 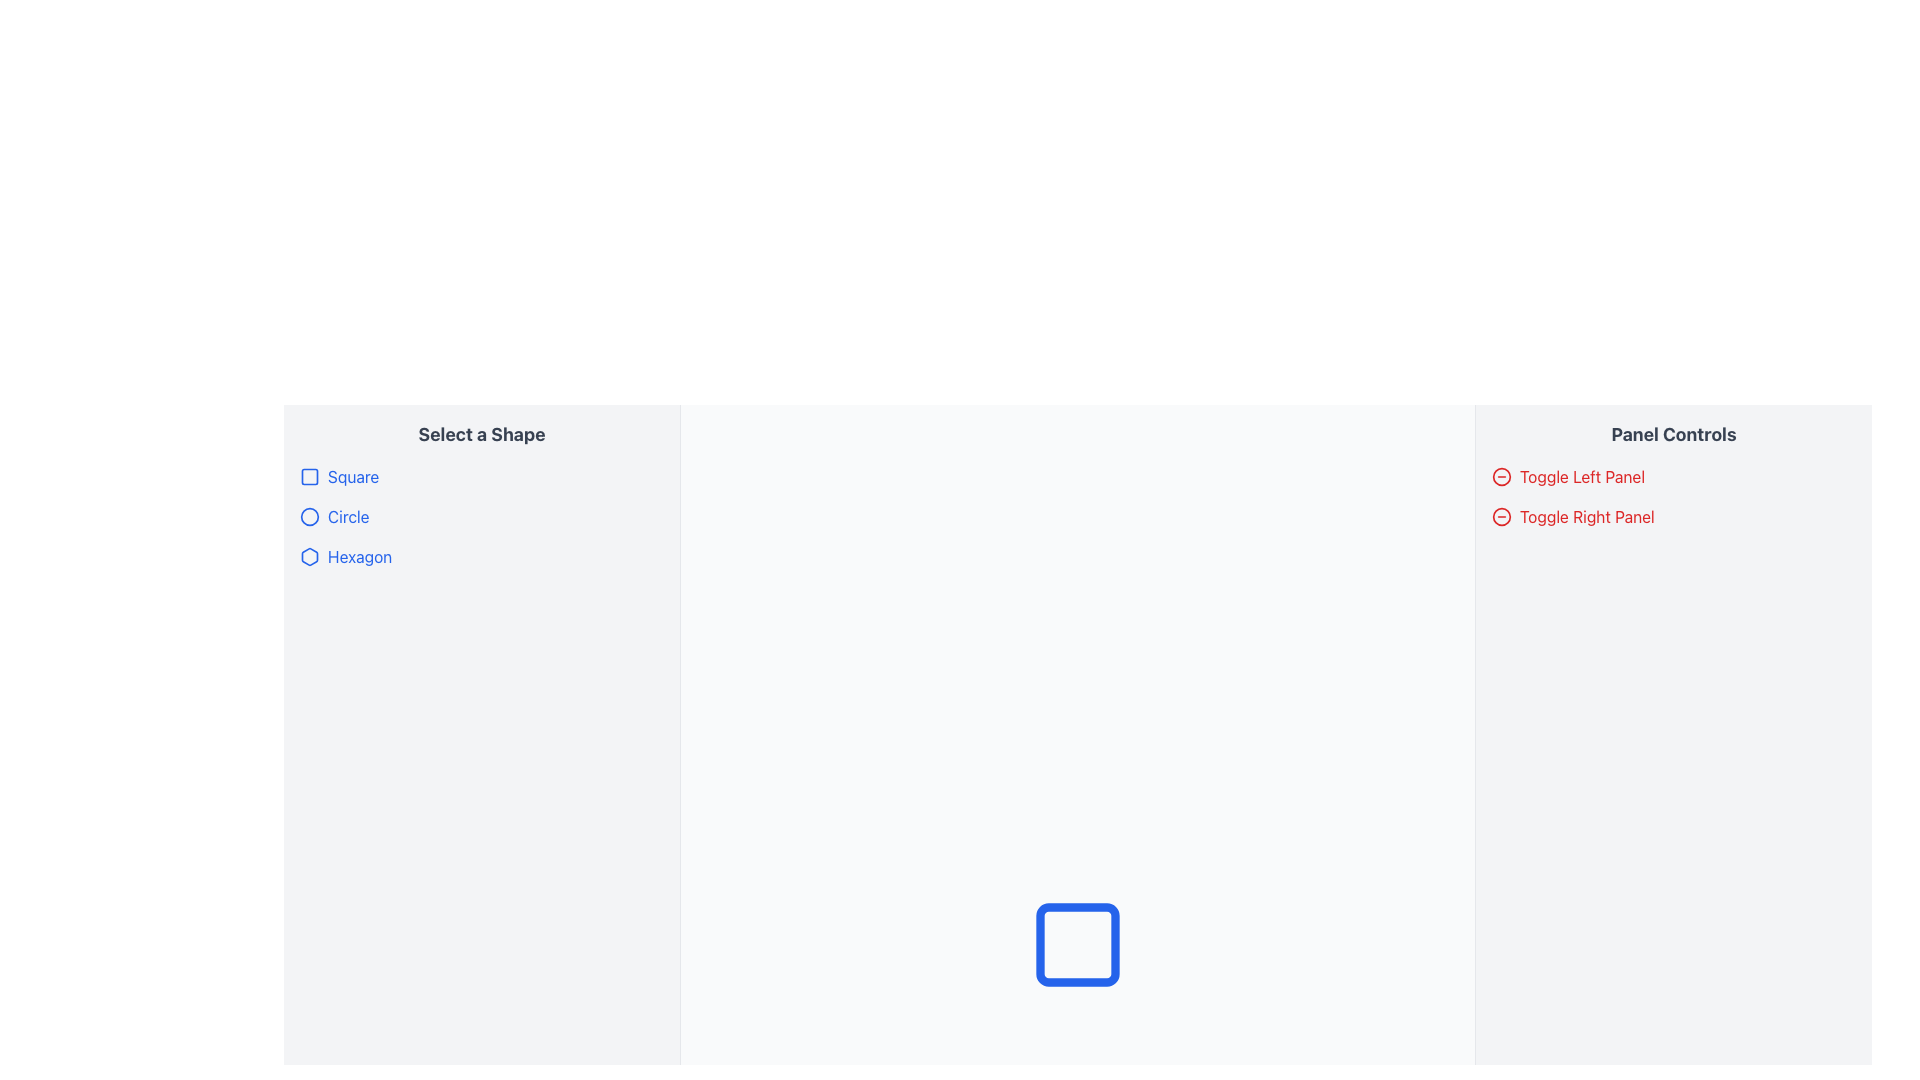 I want to click on the Circular vector graphic in the 'Select a Shape' section, which visually represents a 'Circle' and is located between the 'Square' and 'Hexagon' options, so click(x=309, y=515).